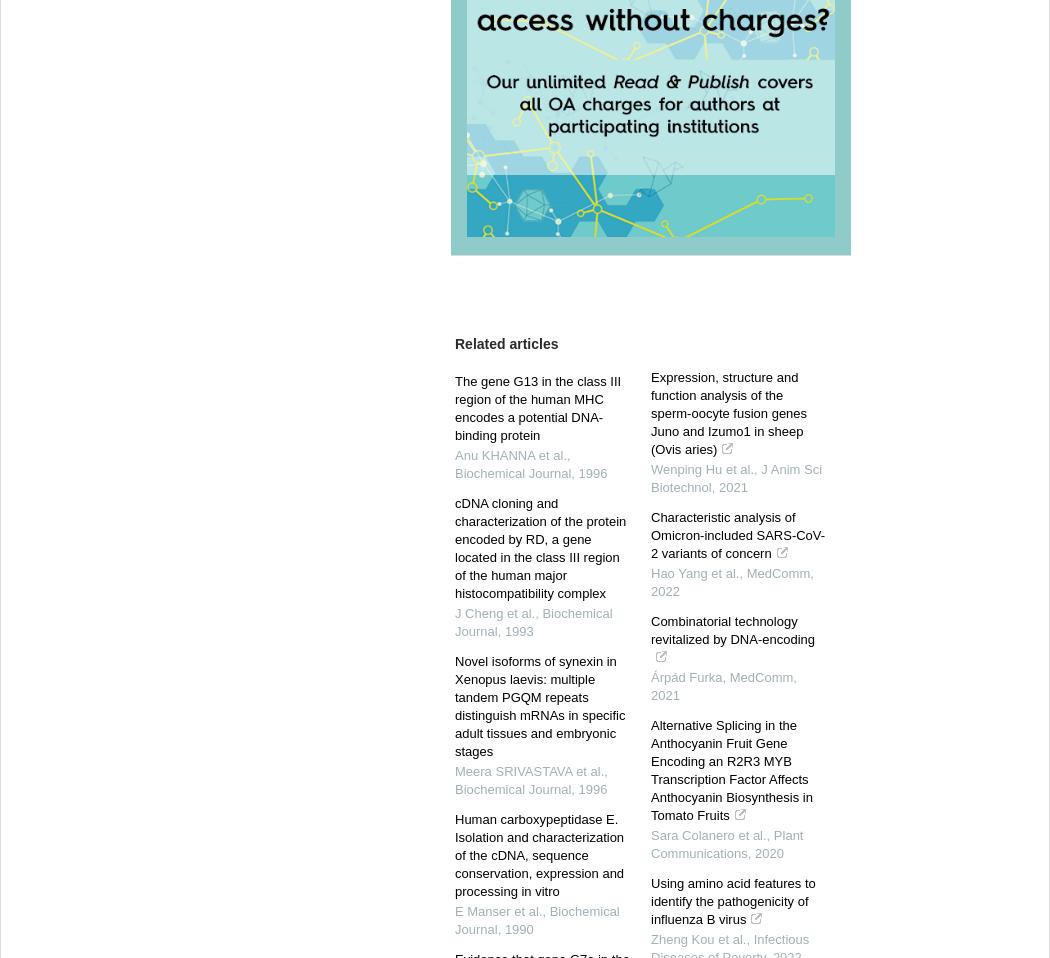  I want to click on 'Árpád Furka,', so click(650, 676).